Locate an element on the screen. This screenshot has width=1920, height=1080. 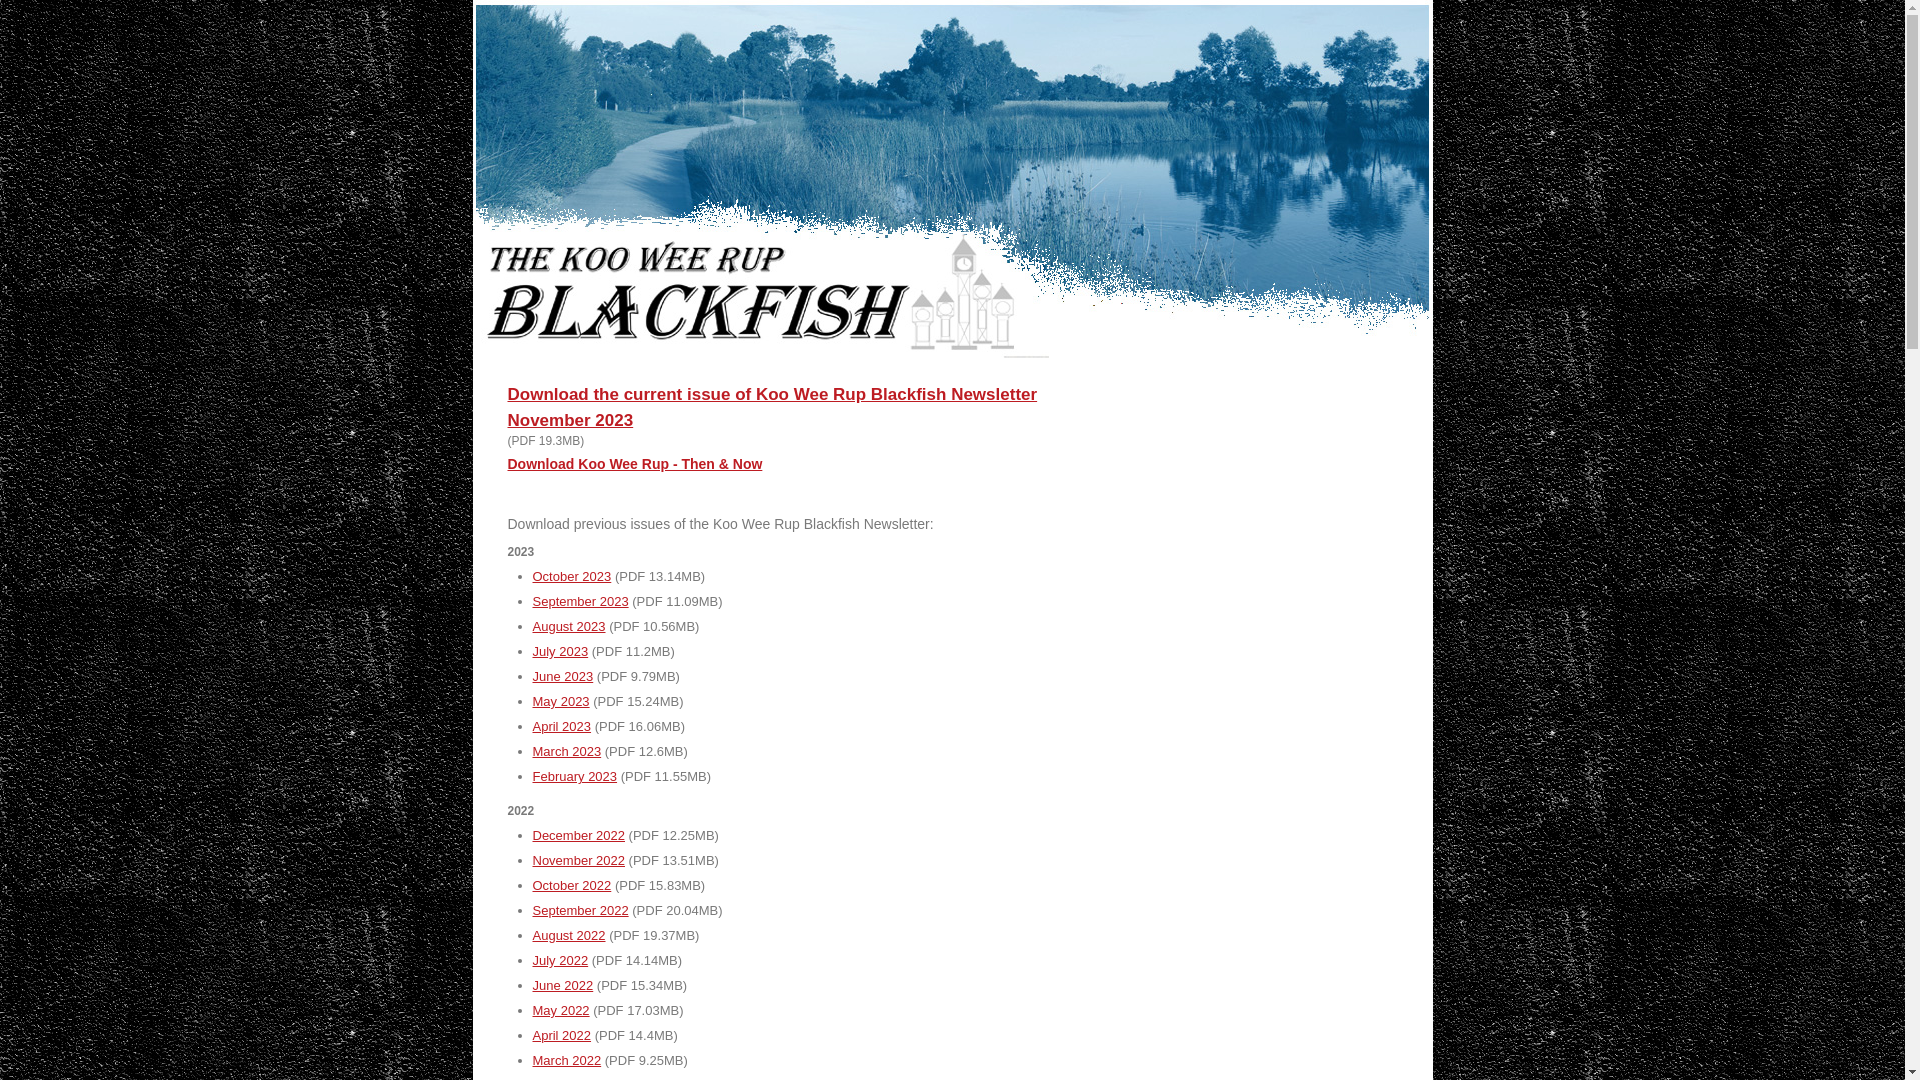
'September 2023' is located at coordinates (579, 600).